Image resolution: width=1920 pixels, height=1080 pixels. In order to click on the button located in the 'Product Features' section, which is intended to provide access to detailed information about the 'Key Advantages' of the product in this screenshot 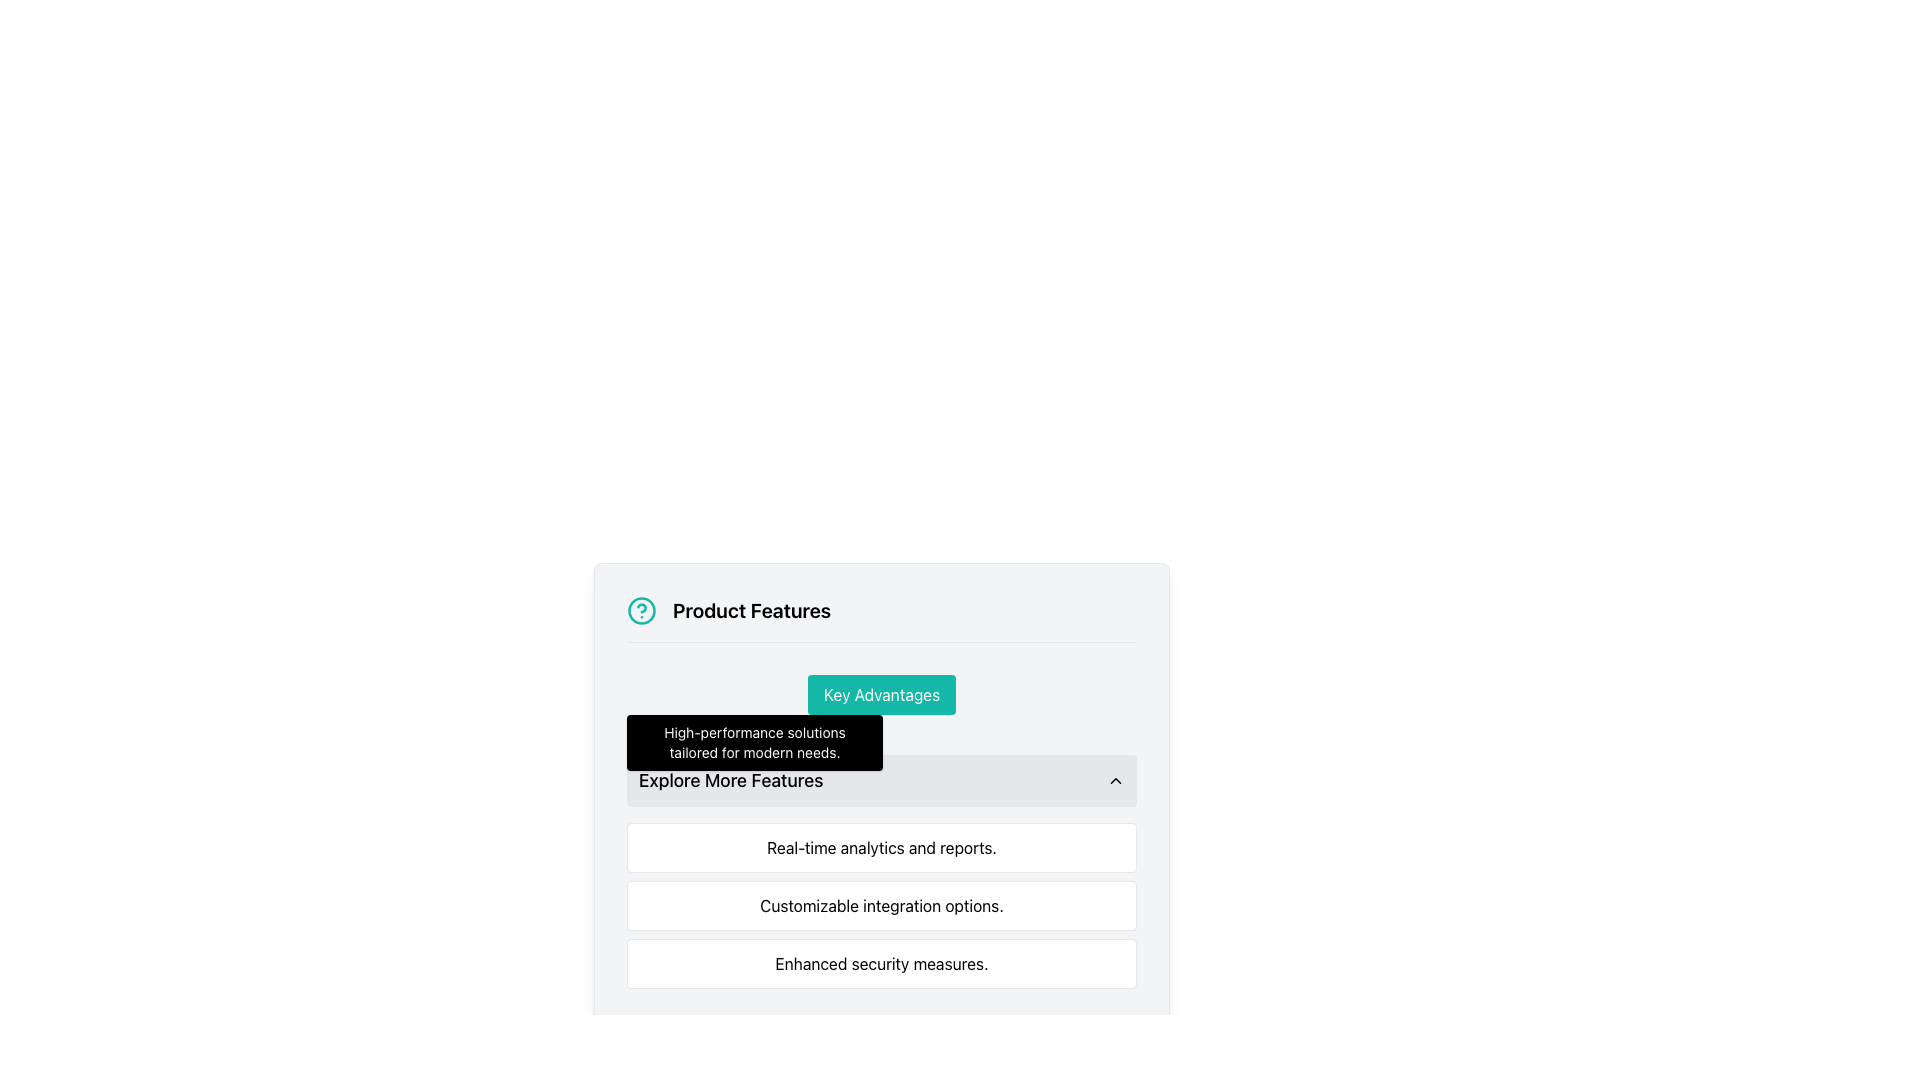, I will do `click(881, 693)`.